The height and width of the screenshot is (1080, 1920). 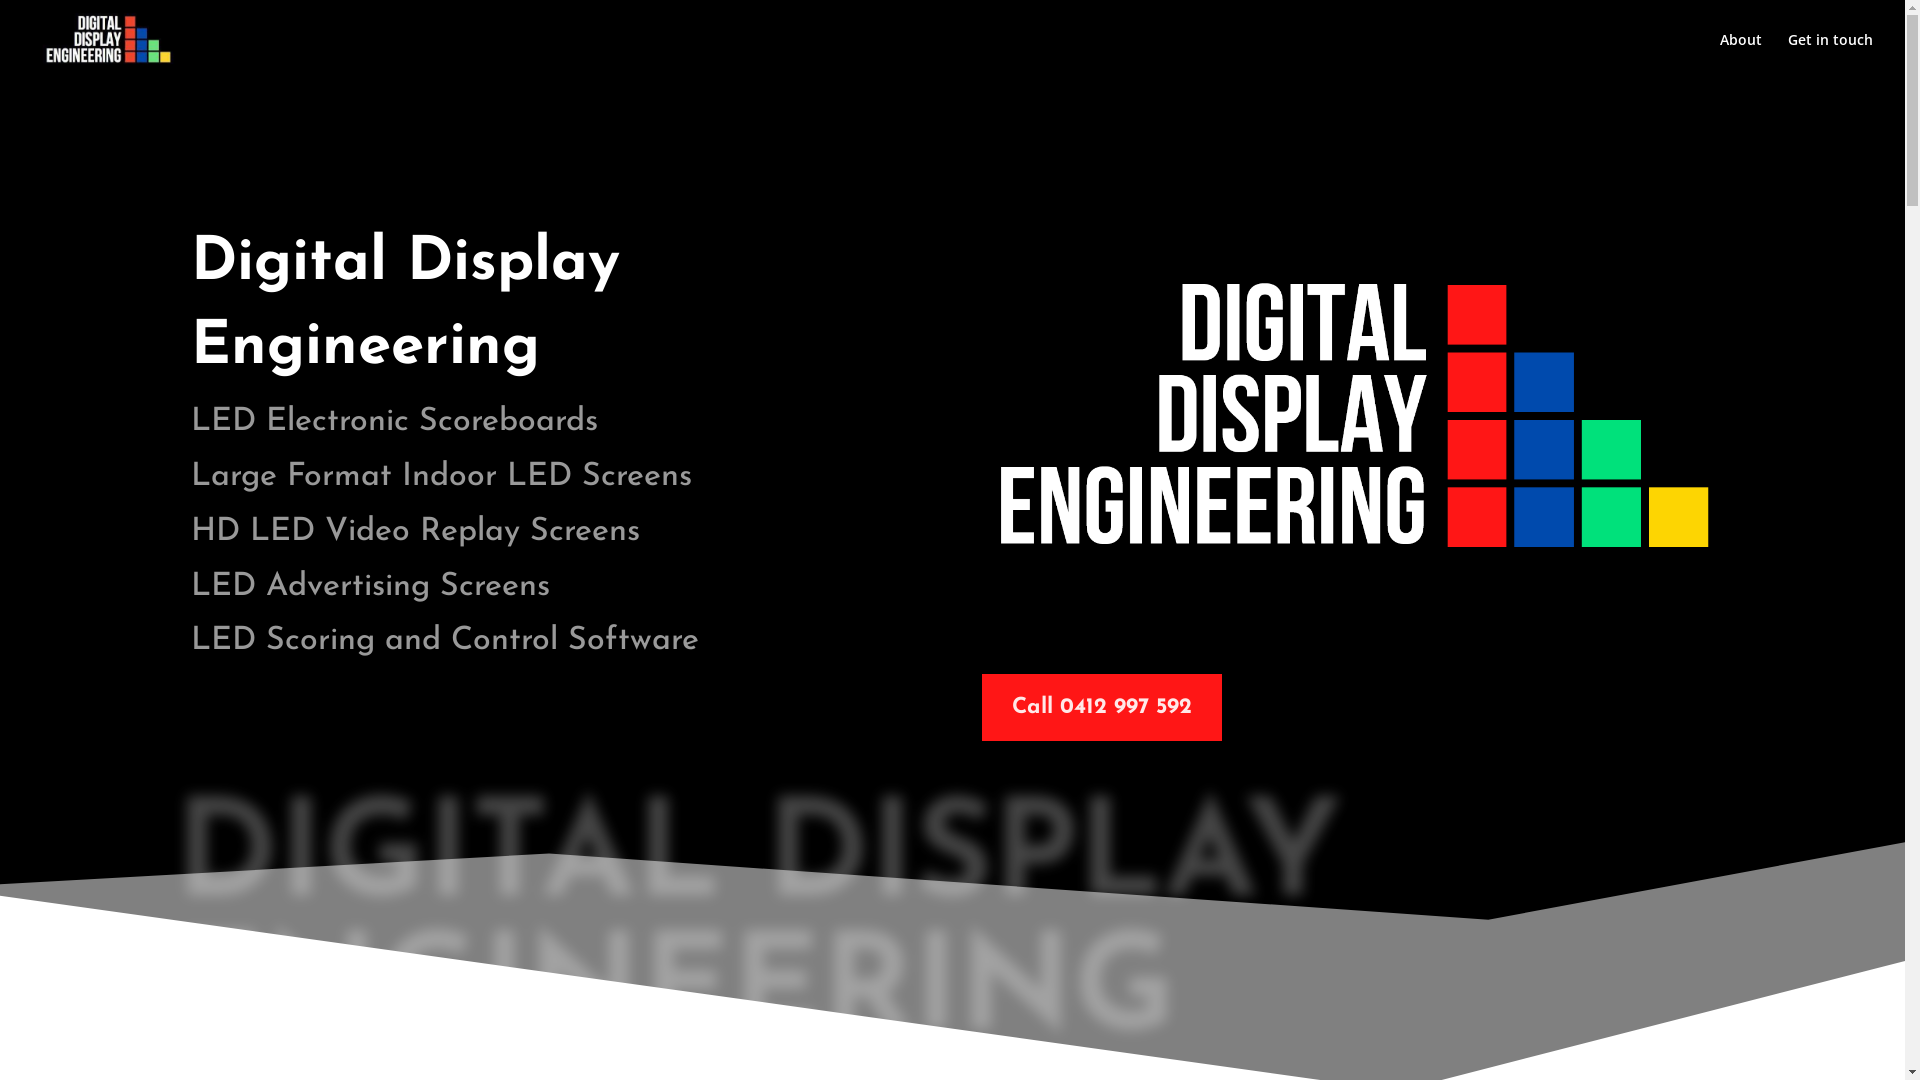 I want to click on 'Digital Display Engineering', so click(x=1353, y=410).